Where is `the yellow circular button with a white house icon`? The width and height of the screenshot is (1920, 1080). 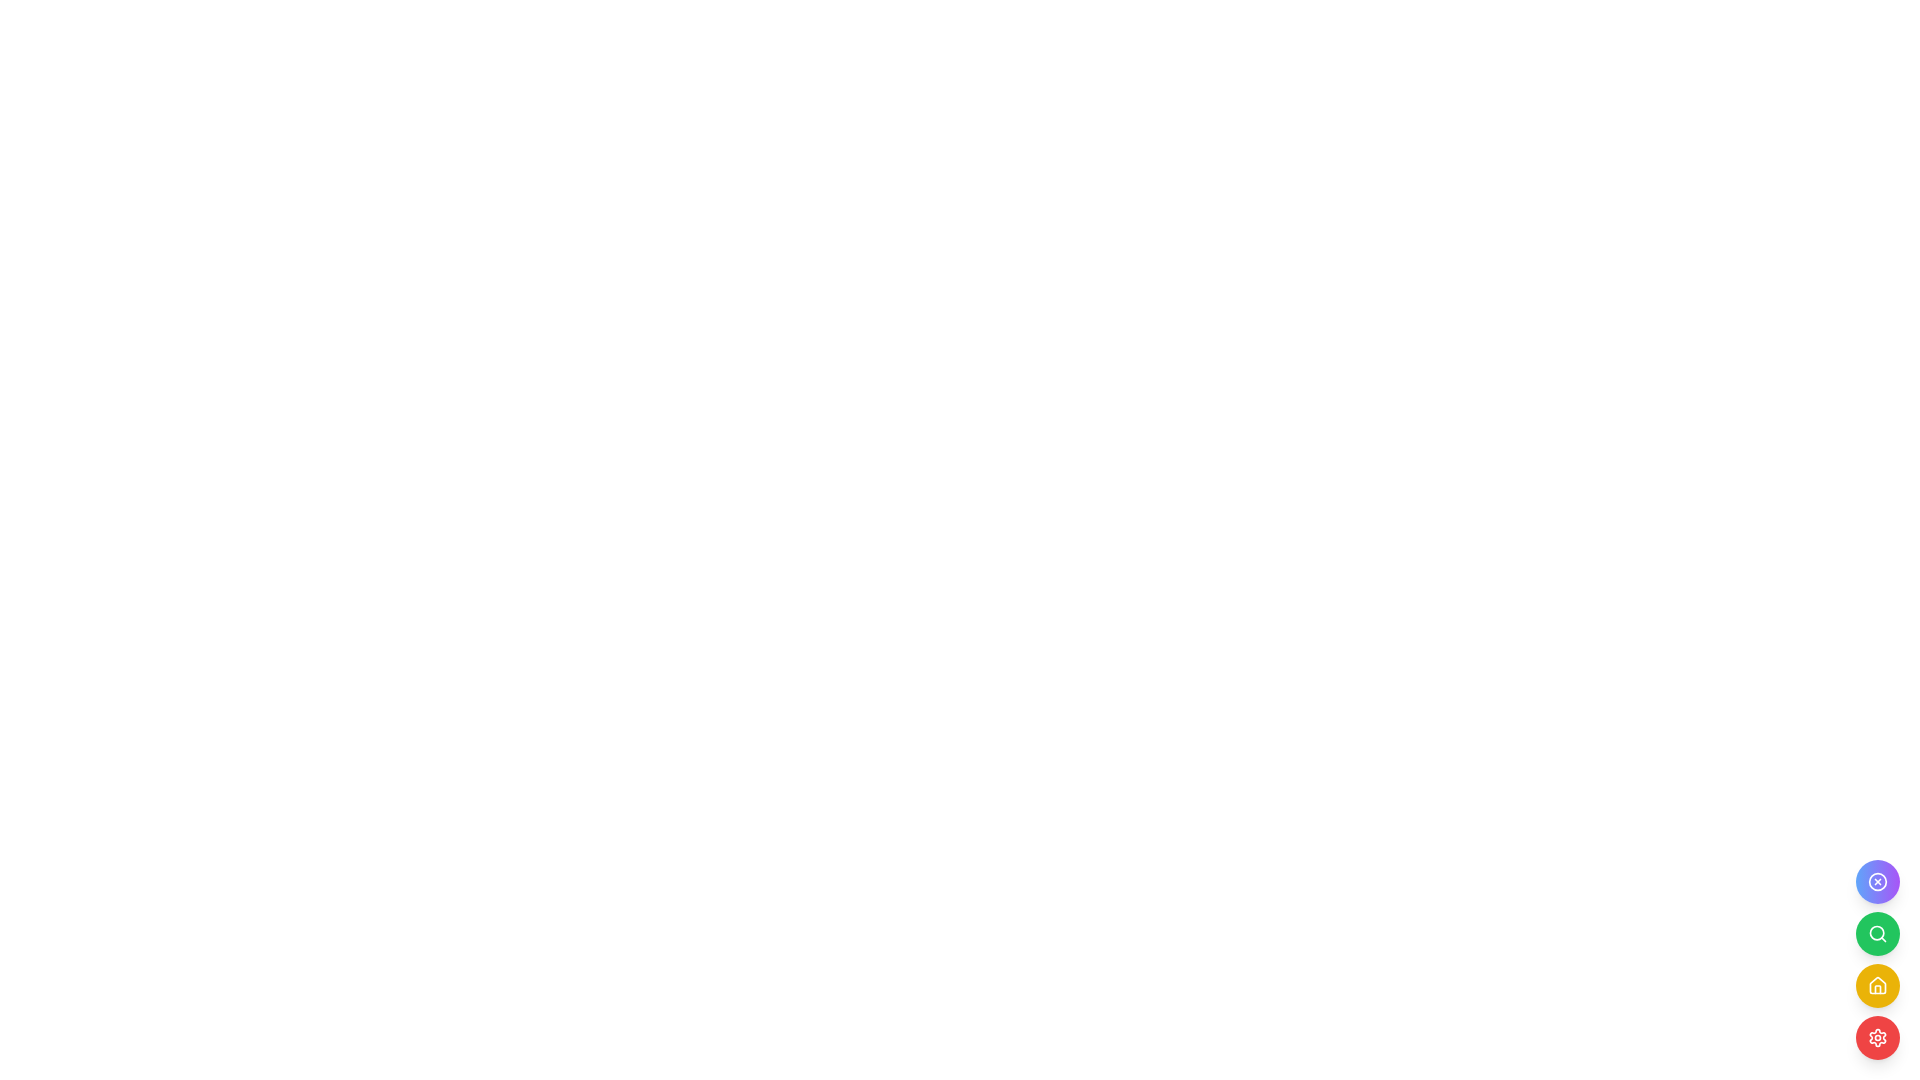 the yellow circular button with a white house icon is located at coordinates (1876, 959).